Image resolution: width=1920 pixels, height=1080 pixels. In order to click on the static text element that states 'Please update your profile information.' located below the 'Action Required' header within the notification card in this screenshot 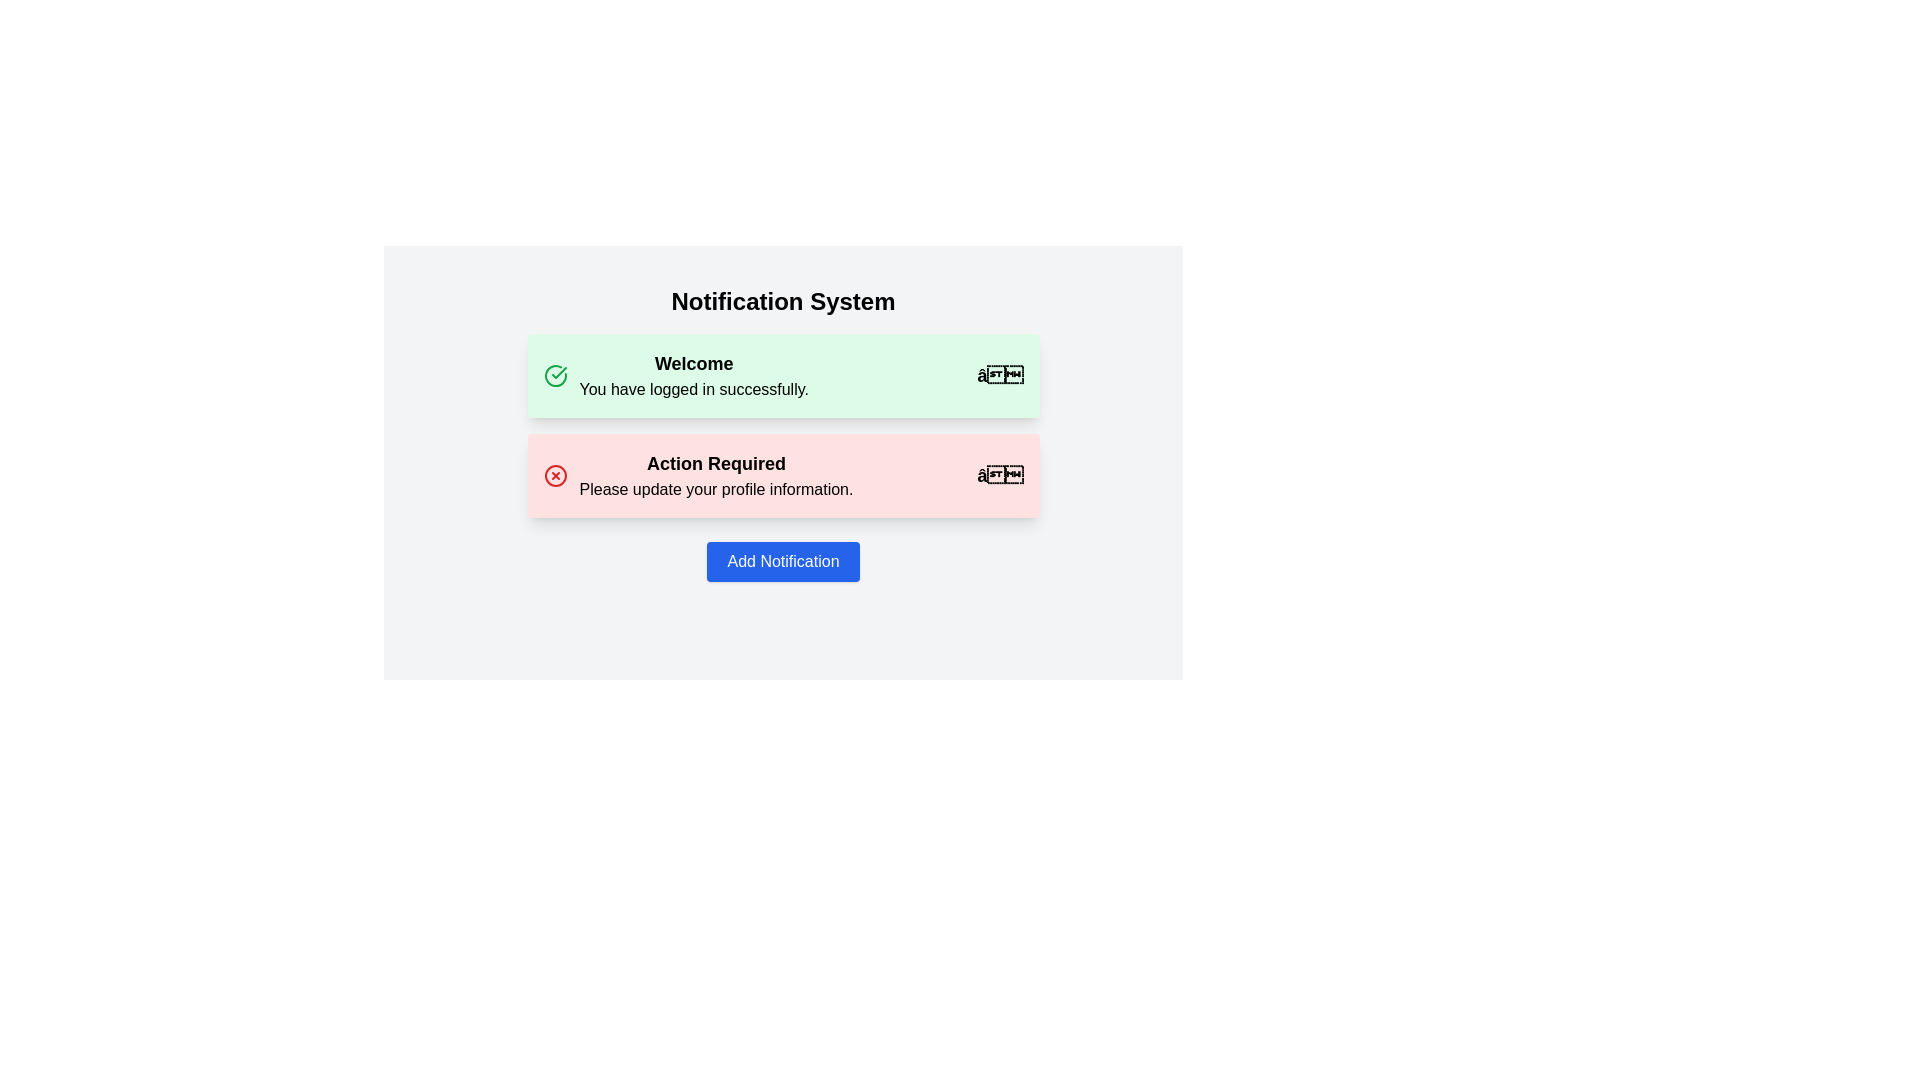, I will do `click(716, 489)`.